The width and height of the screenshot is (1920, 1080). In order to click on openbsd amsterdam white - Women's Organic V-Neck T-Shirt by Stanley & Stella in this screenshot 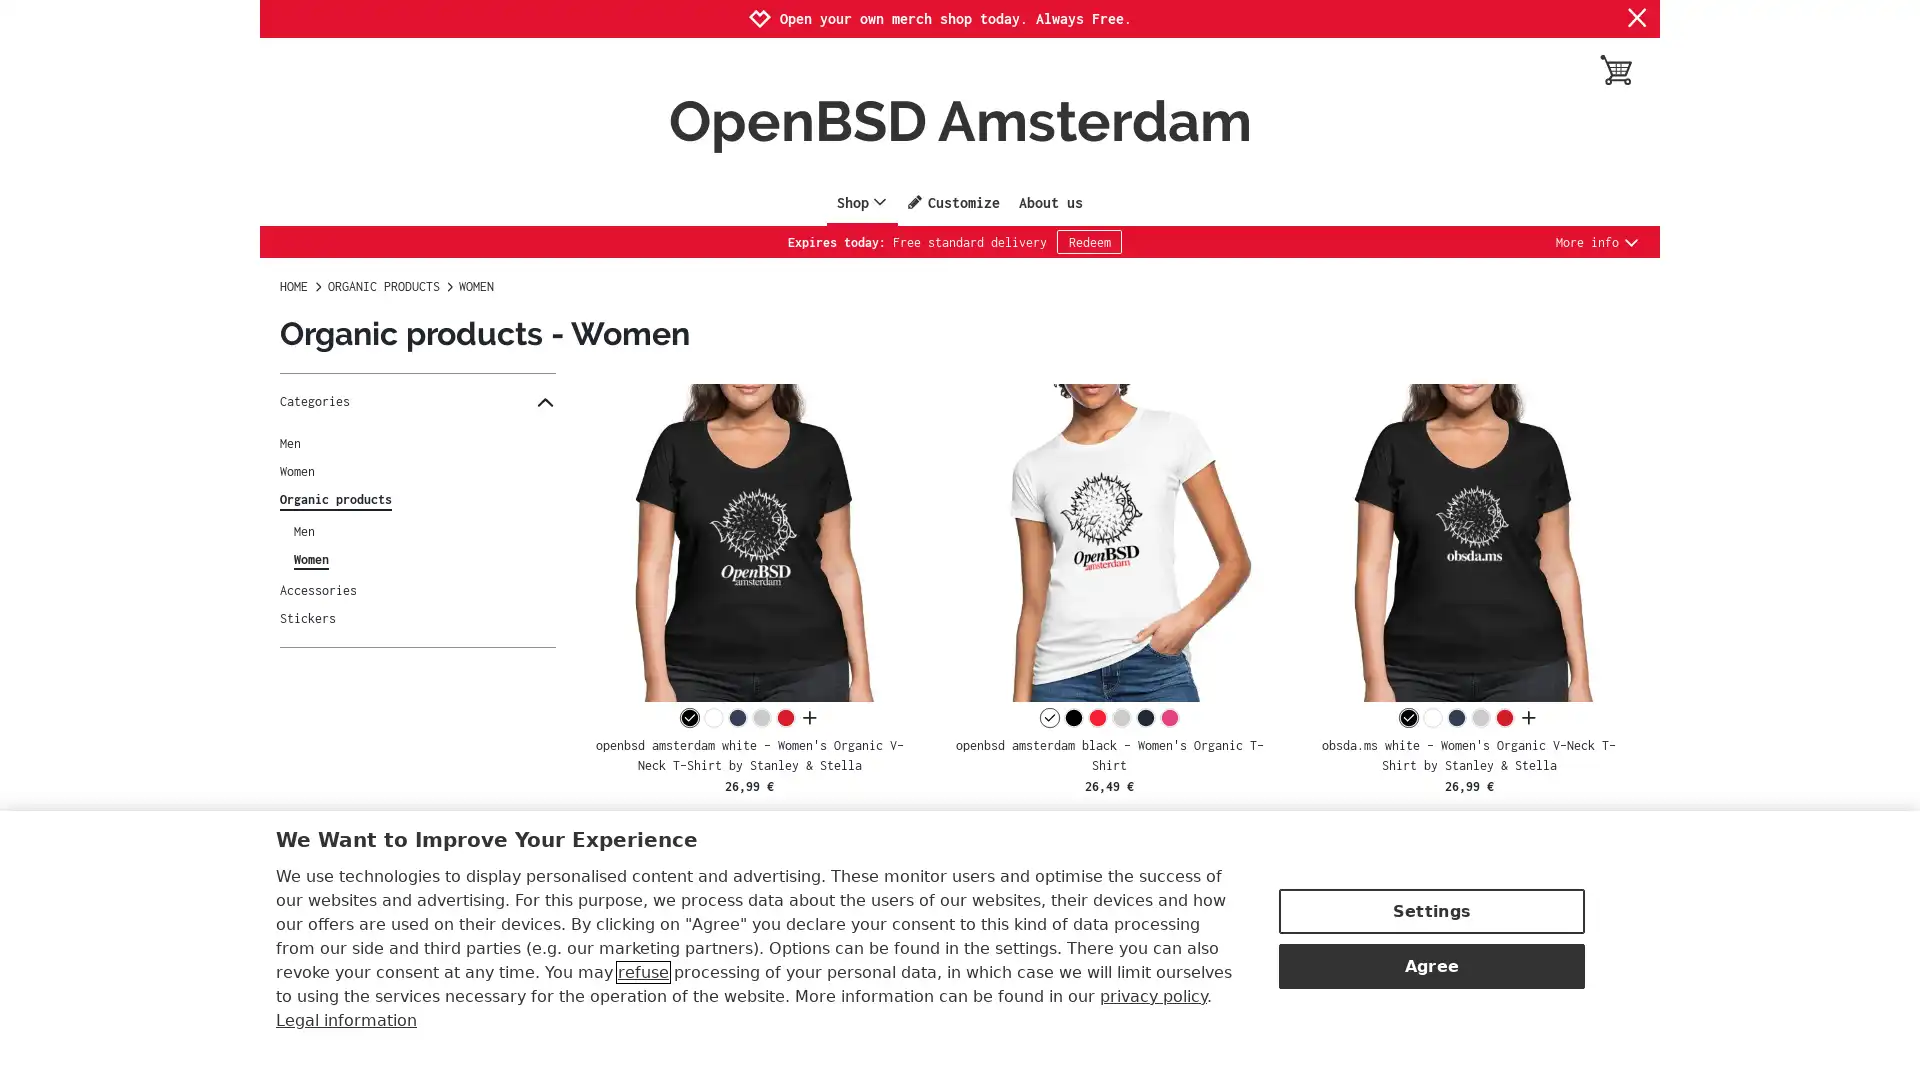, I will do `click(748, 543)`.